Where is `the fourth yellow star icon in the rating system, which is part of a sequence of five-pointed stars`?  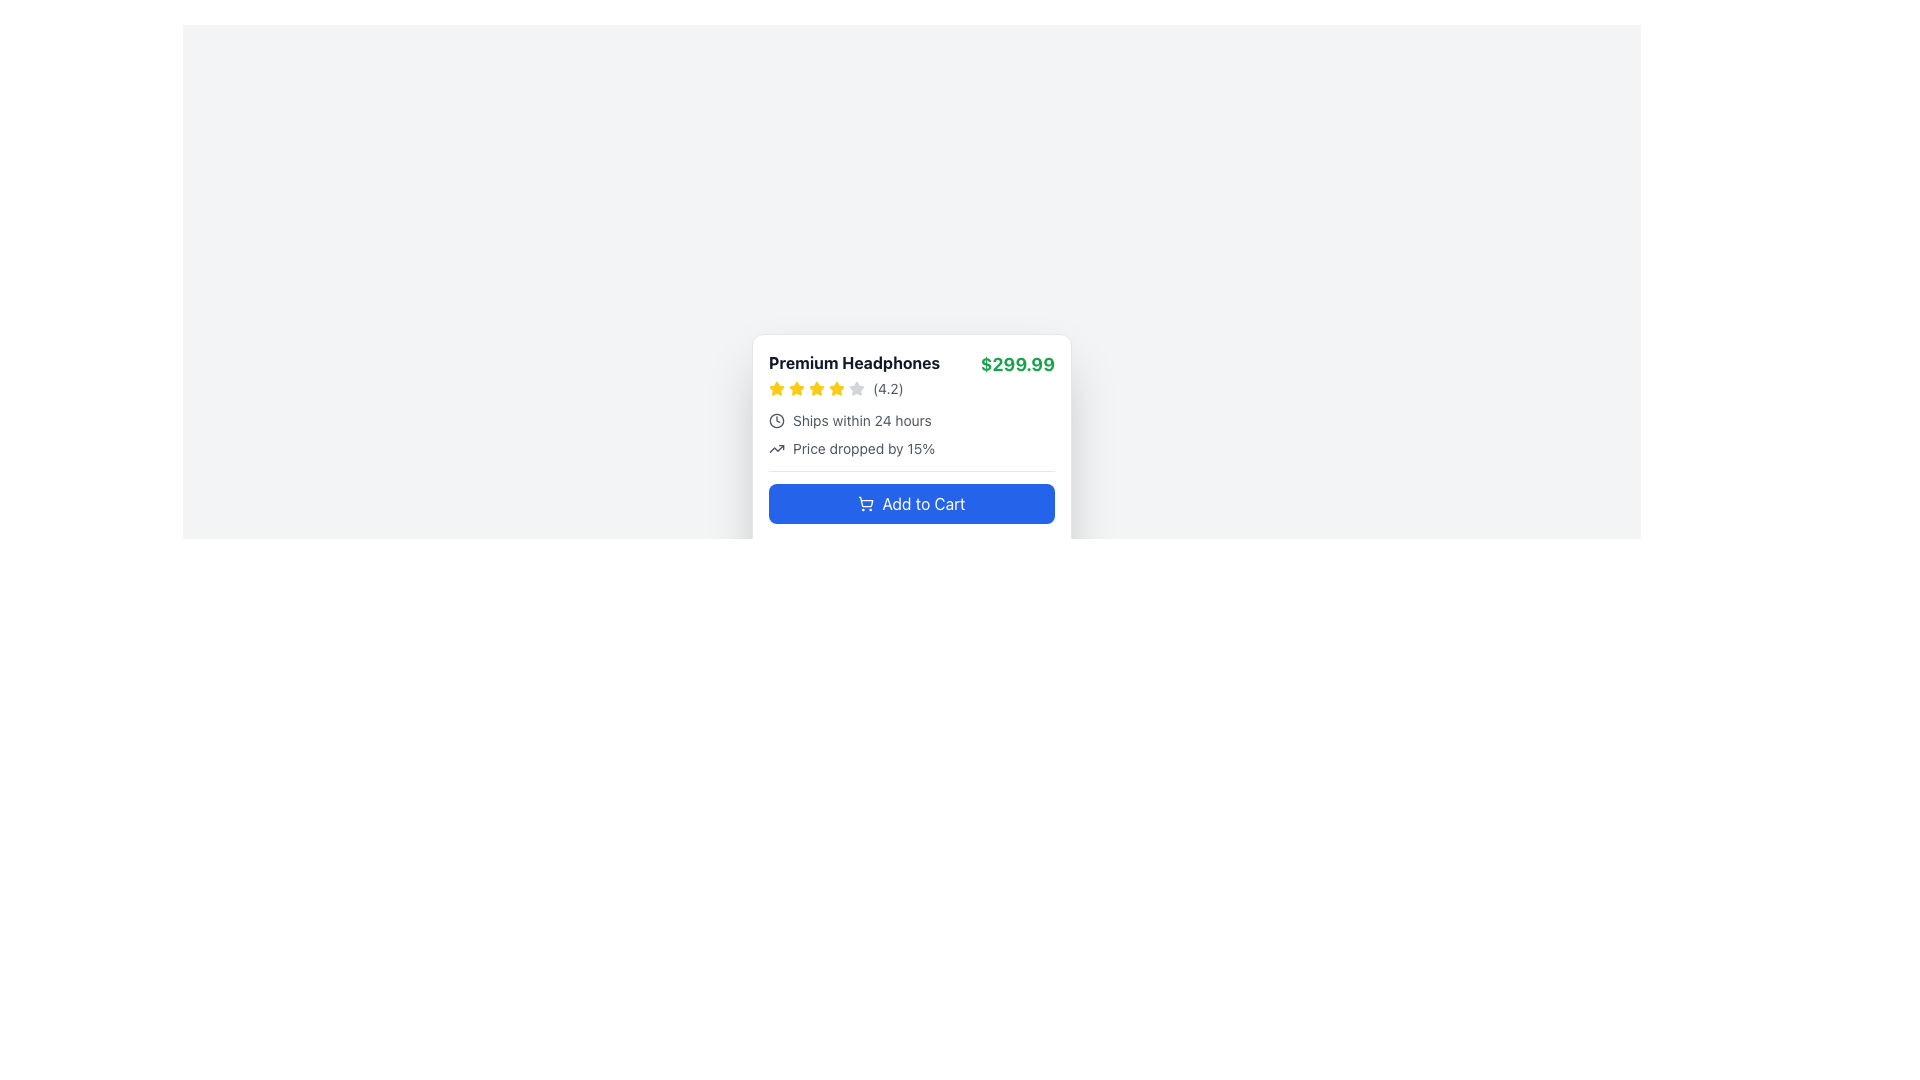 the fourth yellow star icon in the rating system, which is part of a sequence of five-pointed stars is located at coordinates (816, 389).